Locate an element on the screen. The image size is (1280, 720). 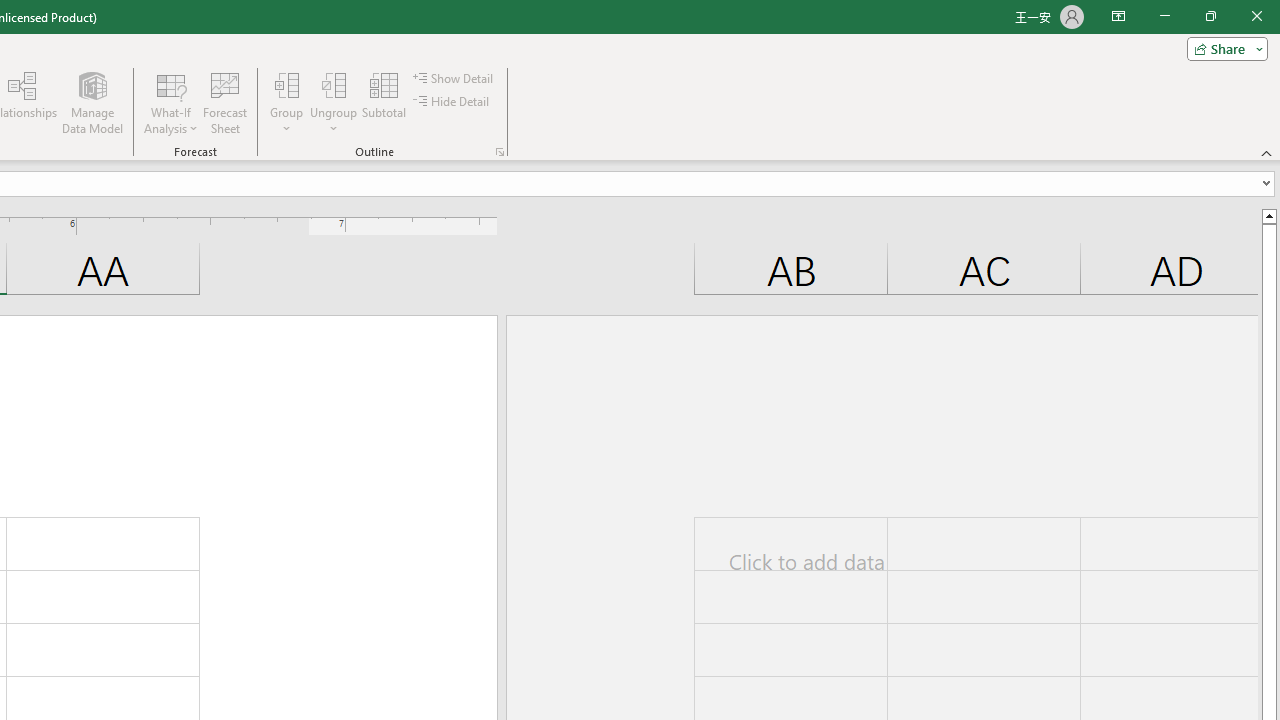
'Ribbon Display Options' is located at coordinates (1117, 16).